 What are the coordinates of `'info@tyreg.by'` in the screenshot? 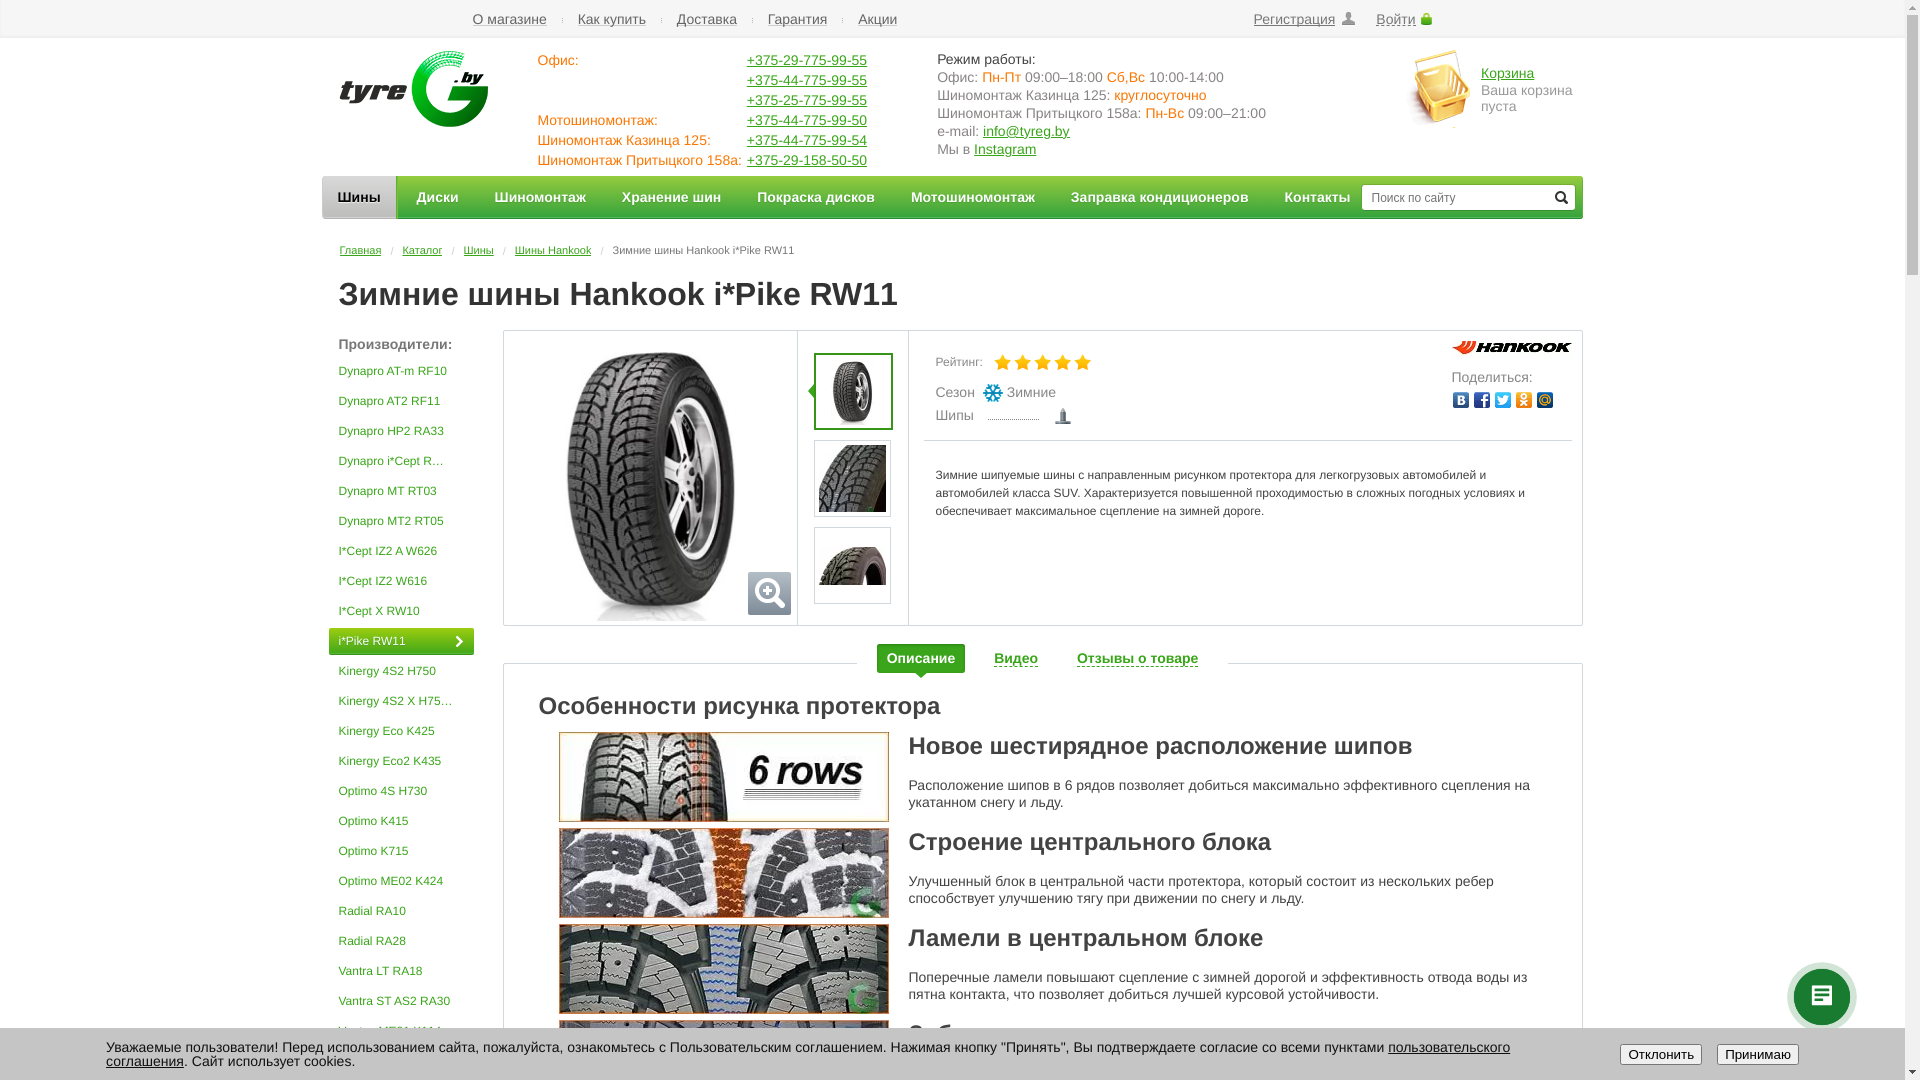 It's located at (1026, 131).